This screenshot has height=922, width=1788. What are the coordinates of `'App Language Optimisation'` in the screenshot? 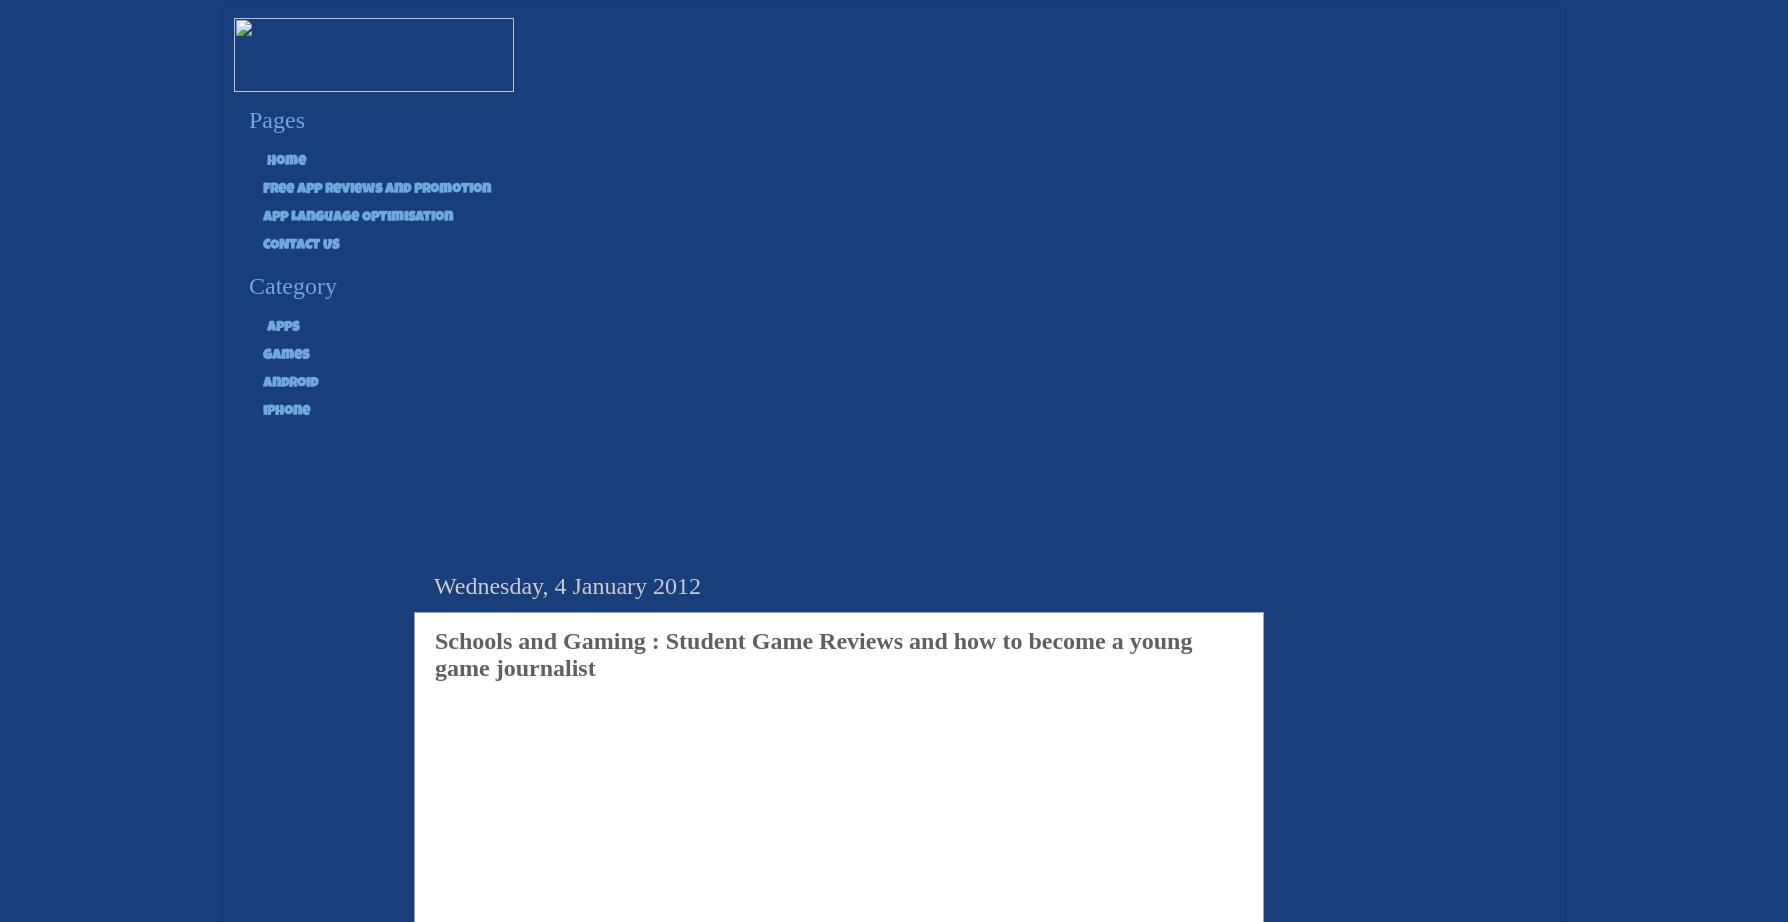 It's located at (356, 217).